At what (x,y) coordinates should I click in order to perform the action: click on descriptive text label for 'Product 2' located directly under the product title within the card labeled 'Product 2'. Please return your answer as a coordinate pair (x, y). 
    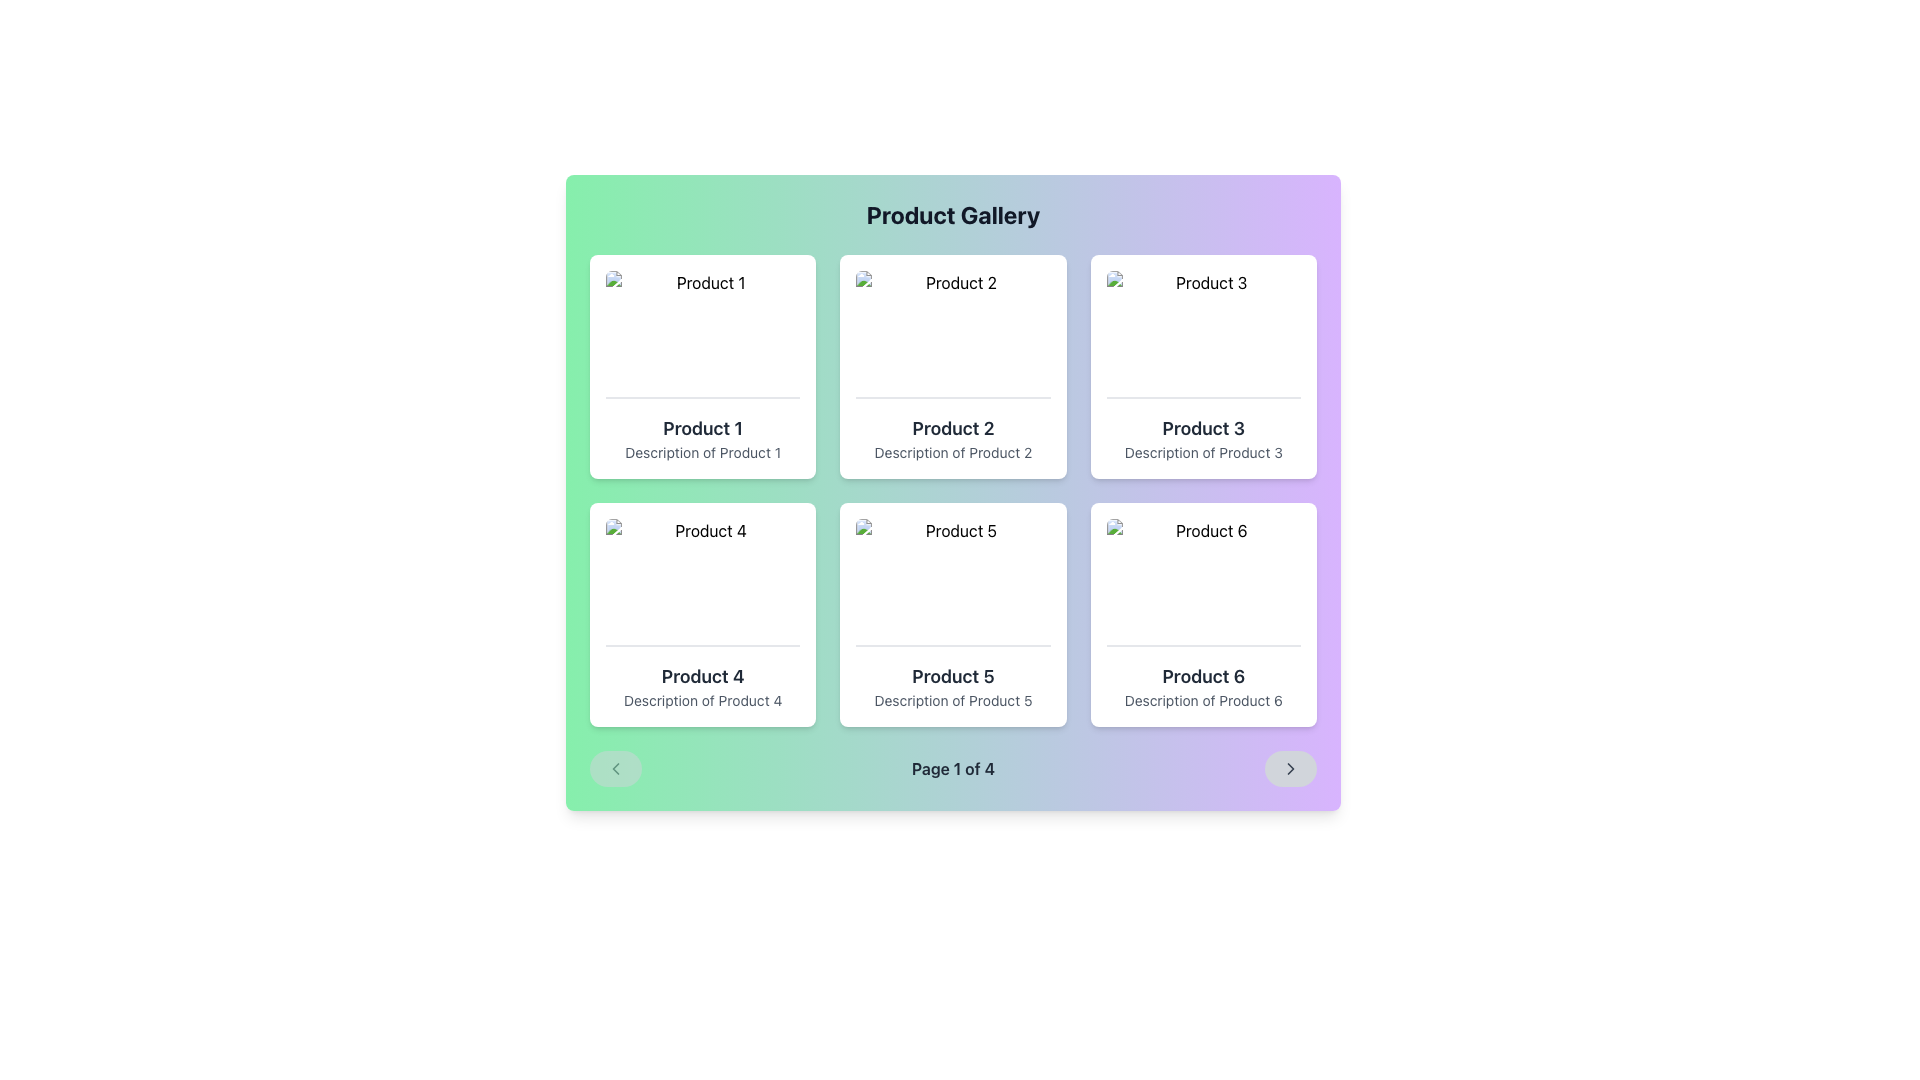
    Looking at the image, I should click on (952, 452).